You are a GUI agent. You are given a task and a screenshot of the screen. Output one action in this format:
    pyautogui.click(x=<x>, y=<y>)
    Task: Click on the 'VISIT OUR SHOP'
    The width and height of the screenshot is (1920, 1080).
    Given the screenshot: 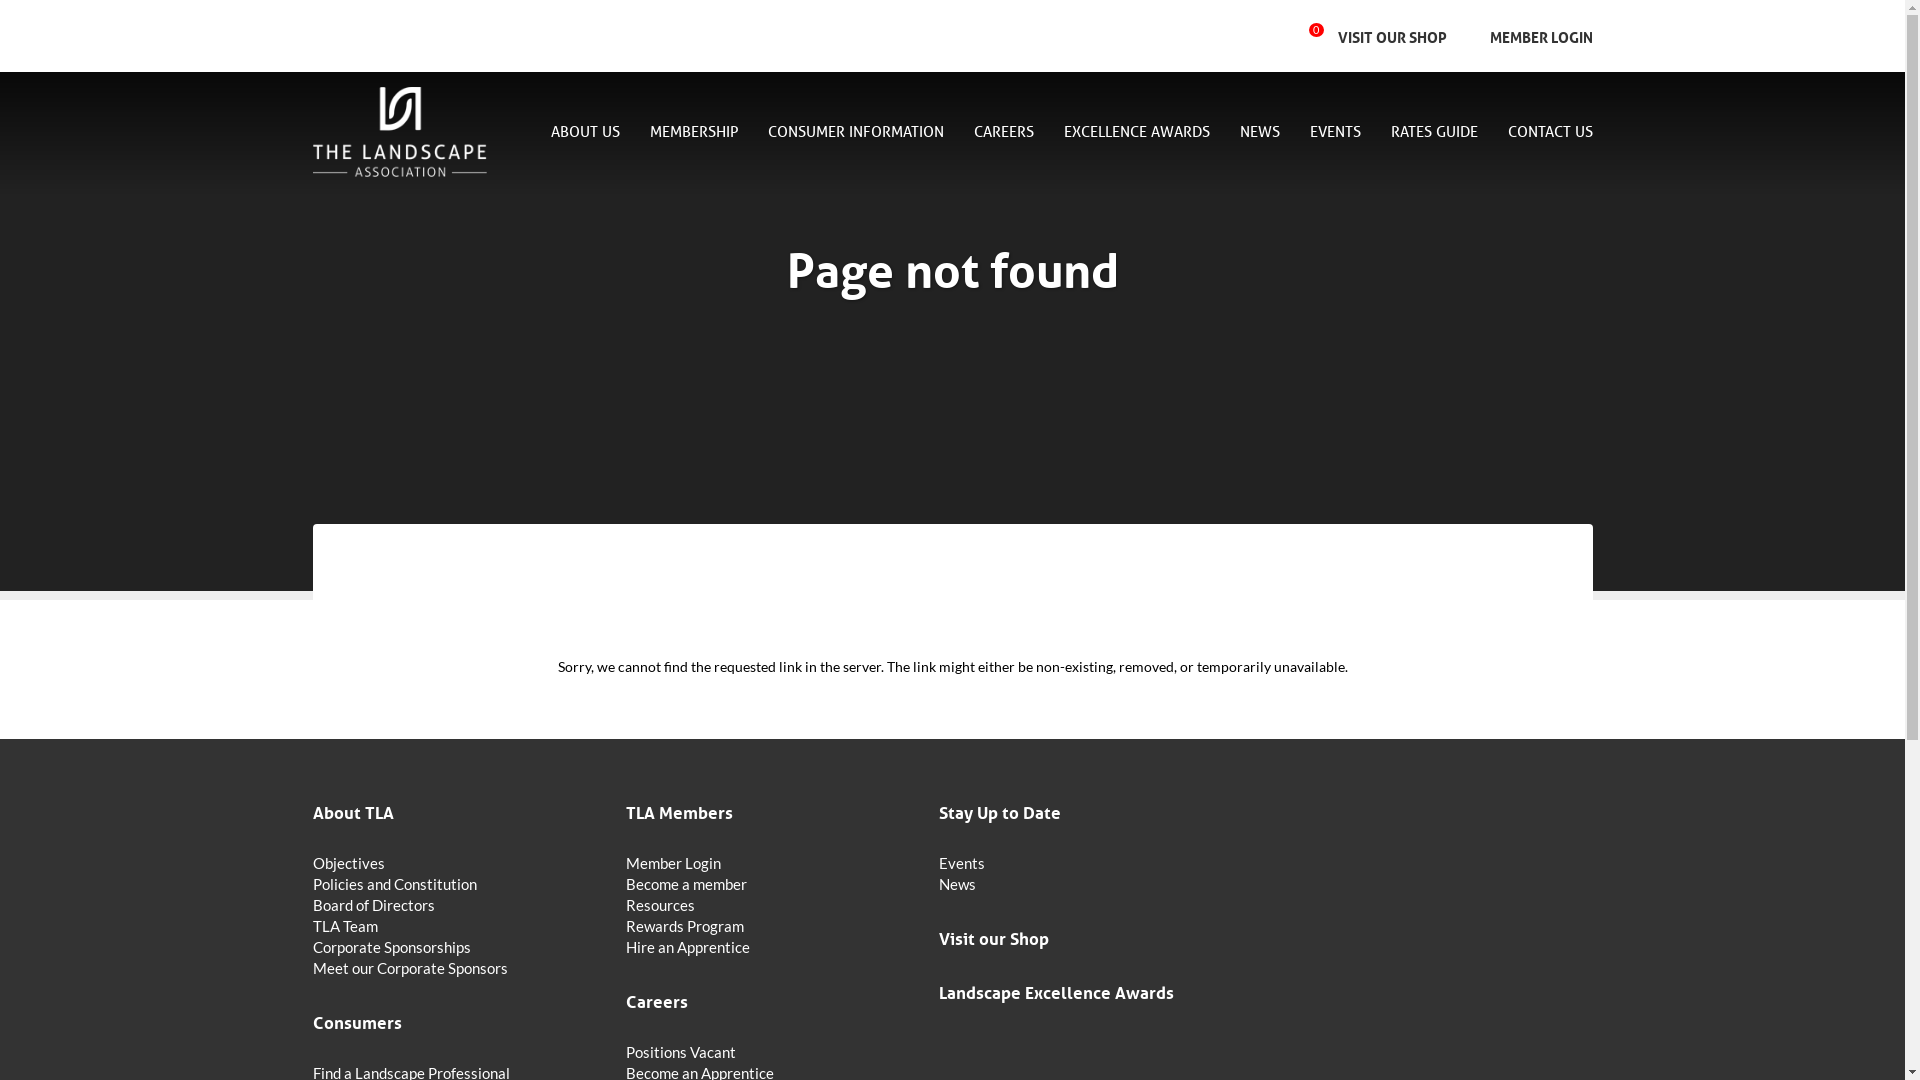 What is the action you would take?
    pyautogui.click(x=1391, y=36)
    